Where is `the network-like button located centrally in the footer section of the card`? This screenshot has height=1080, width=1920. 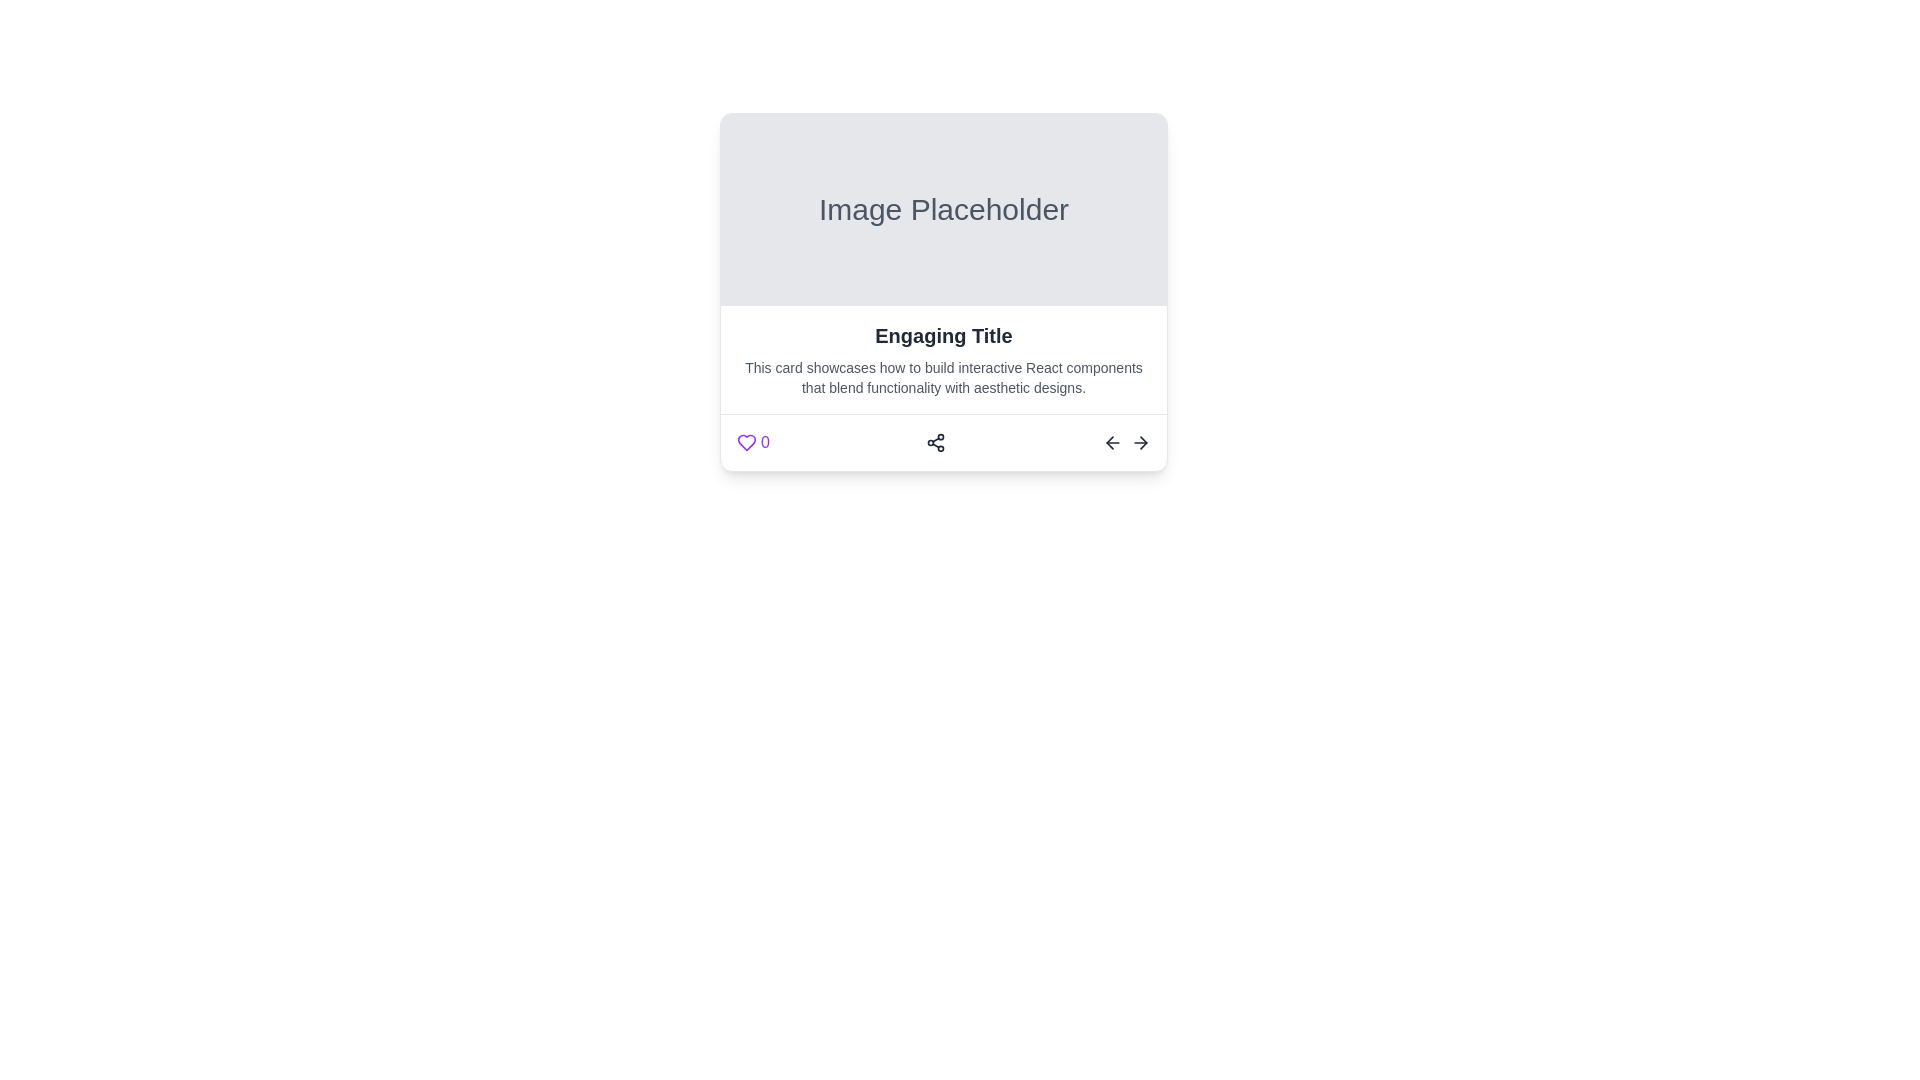
the network-like button located centrally in the footer section of the card is located at coordinates (943, 441).